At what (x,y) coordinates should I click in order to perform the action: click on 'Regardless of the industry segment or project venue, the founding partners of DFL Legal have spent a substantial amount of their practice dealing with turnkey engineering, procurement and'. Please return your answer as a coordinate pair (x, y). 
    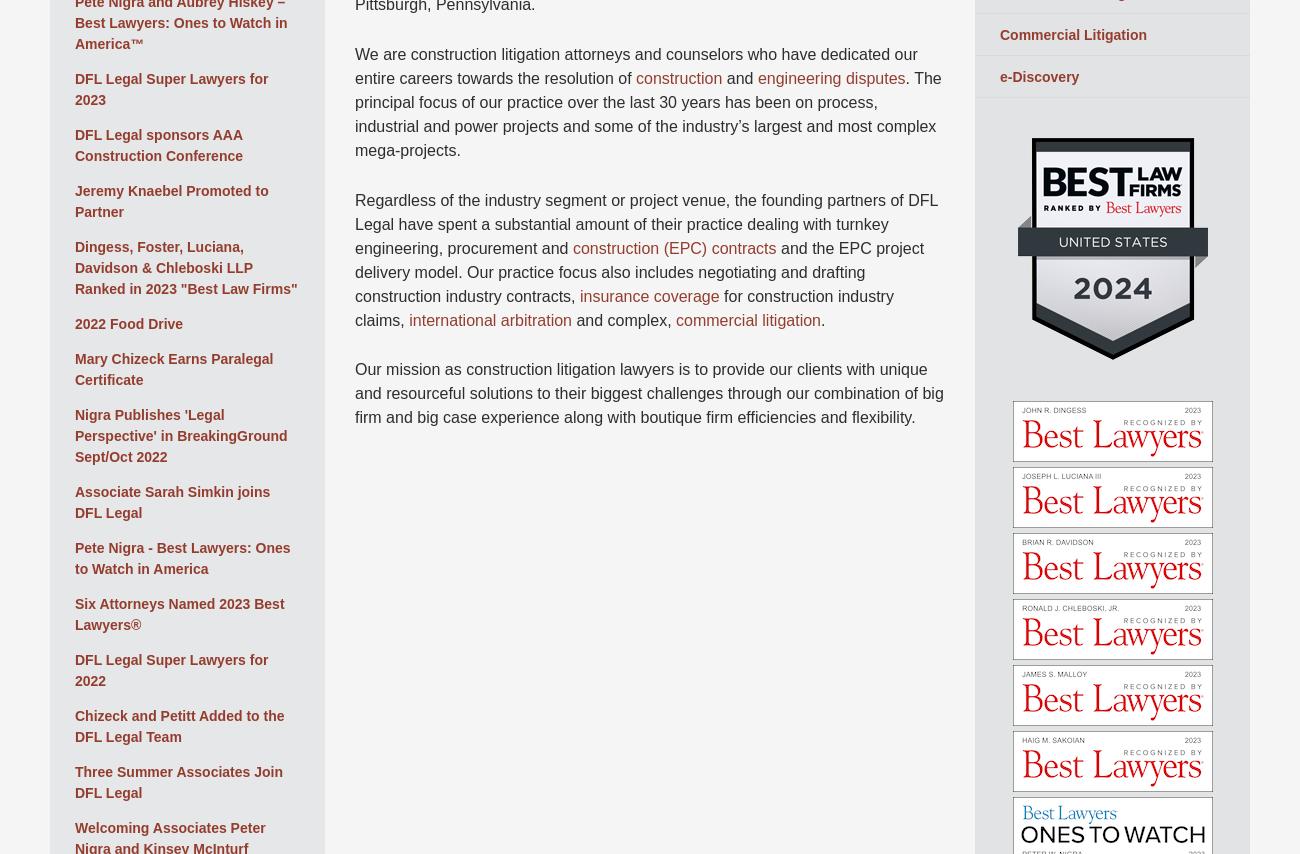
    Looking at the image, I should click on (645, 223).